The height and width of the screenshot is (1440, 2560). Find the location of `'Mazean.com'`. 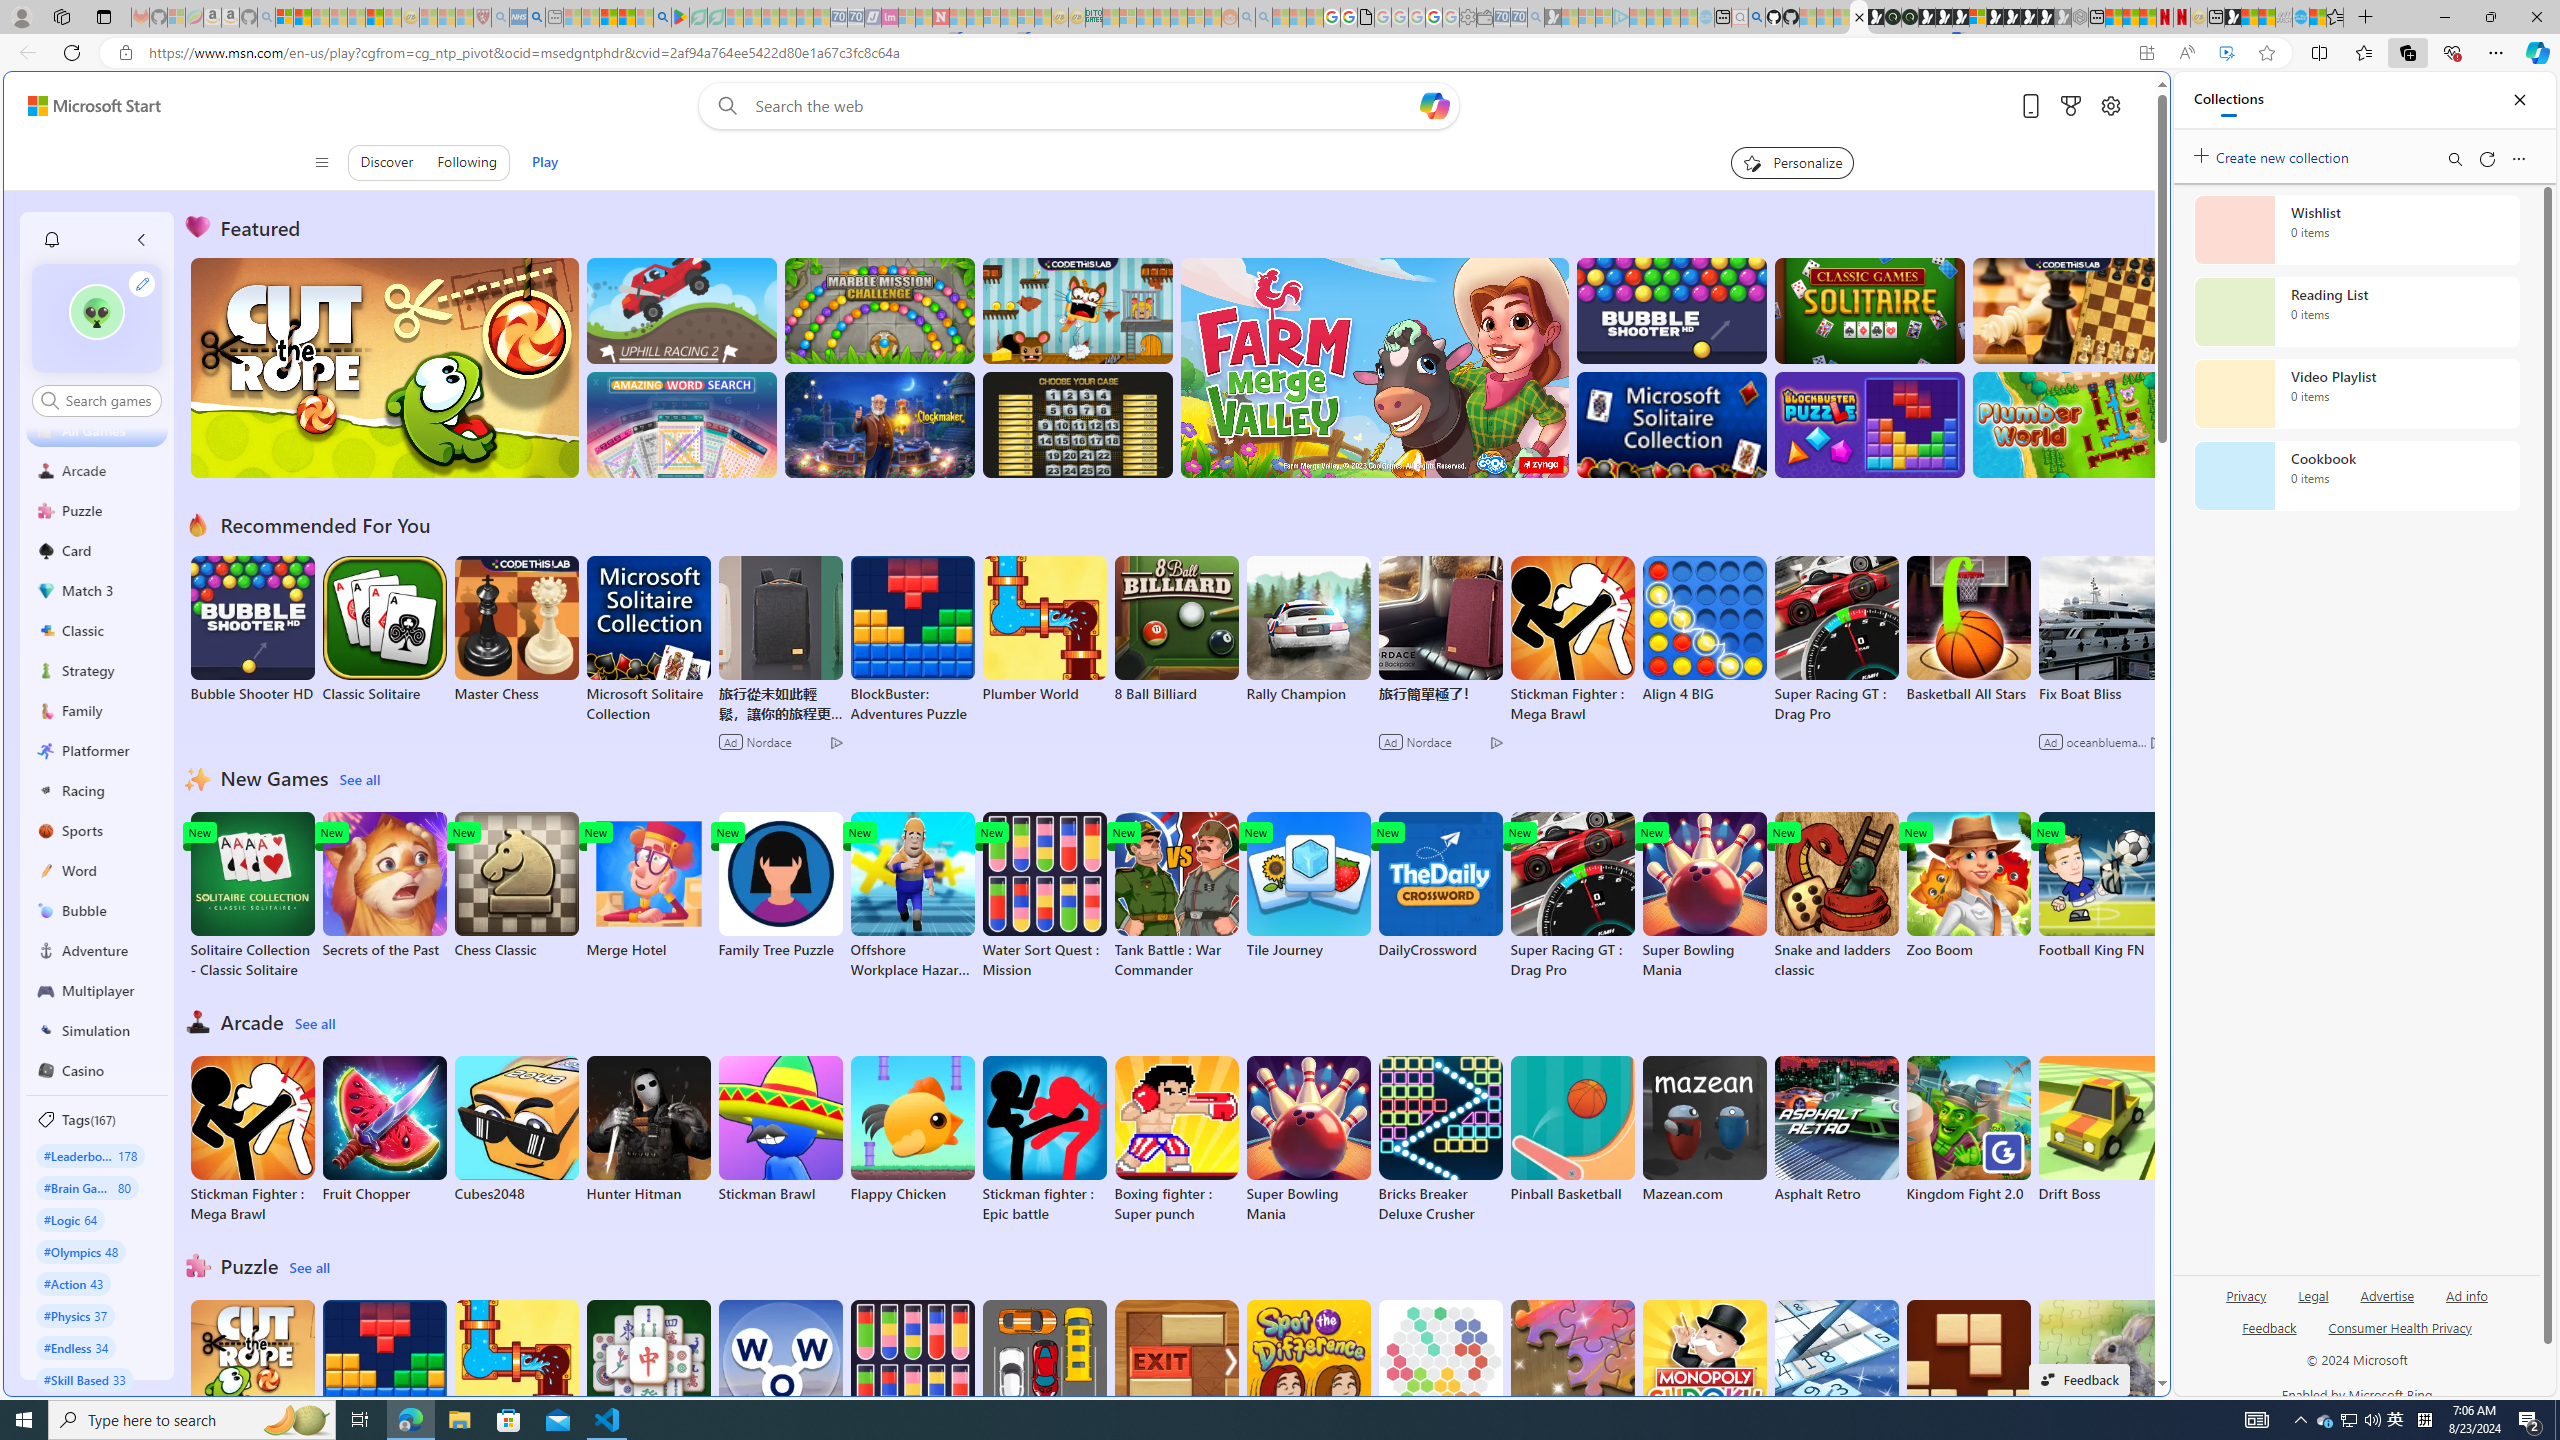

'Mazean.com' is located at coordinates (1703, 1129).